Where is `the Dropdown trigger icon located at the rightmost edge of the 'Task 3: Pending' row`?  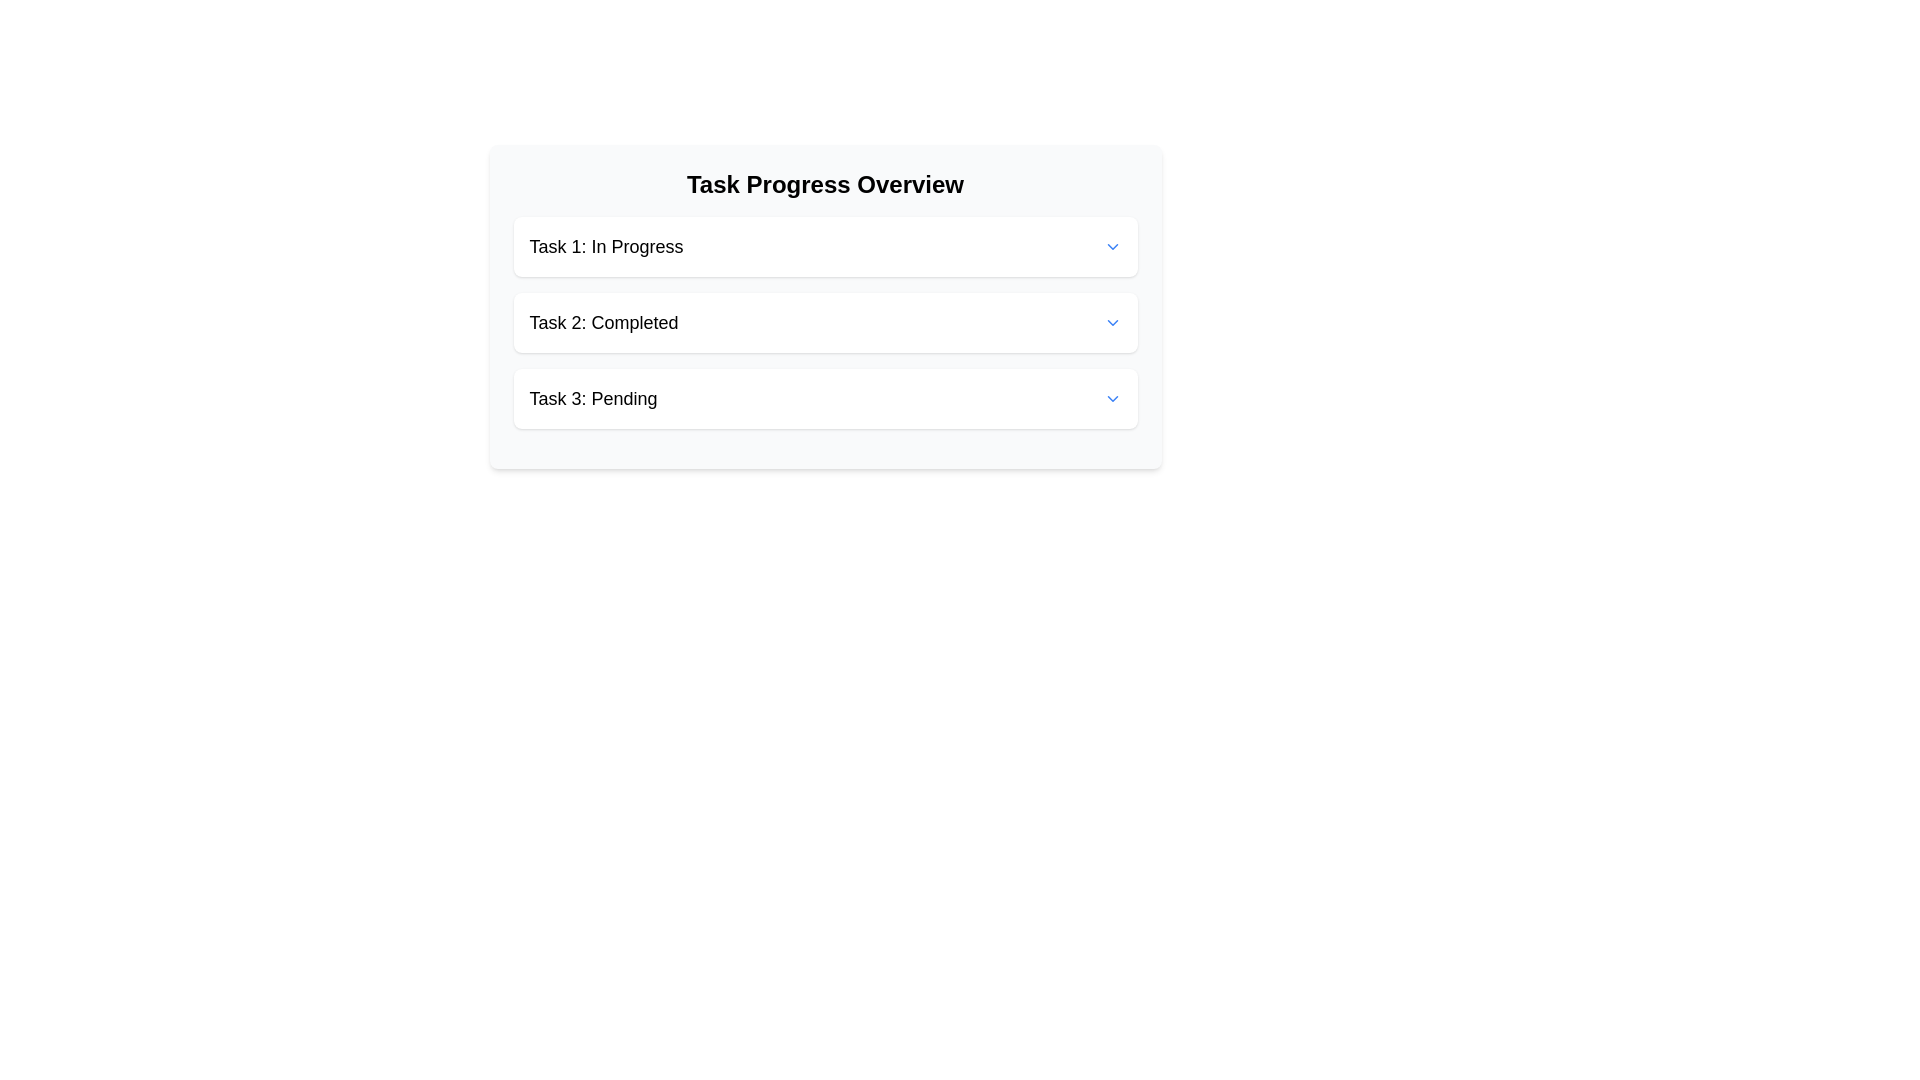
the Dropdown trigger icon located at the rightmost edge of the 'Task 3: Pending' row is located at coordinates (1111, 398).